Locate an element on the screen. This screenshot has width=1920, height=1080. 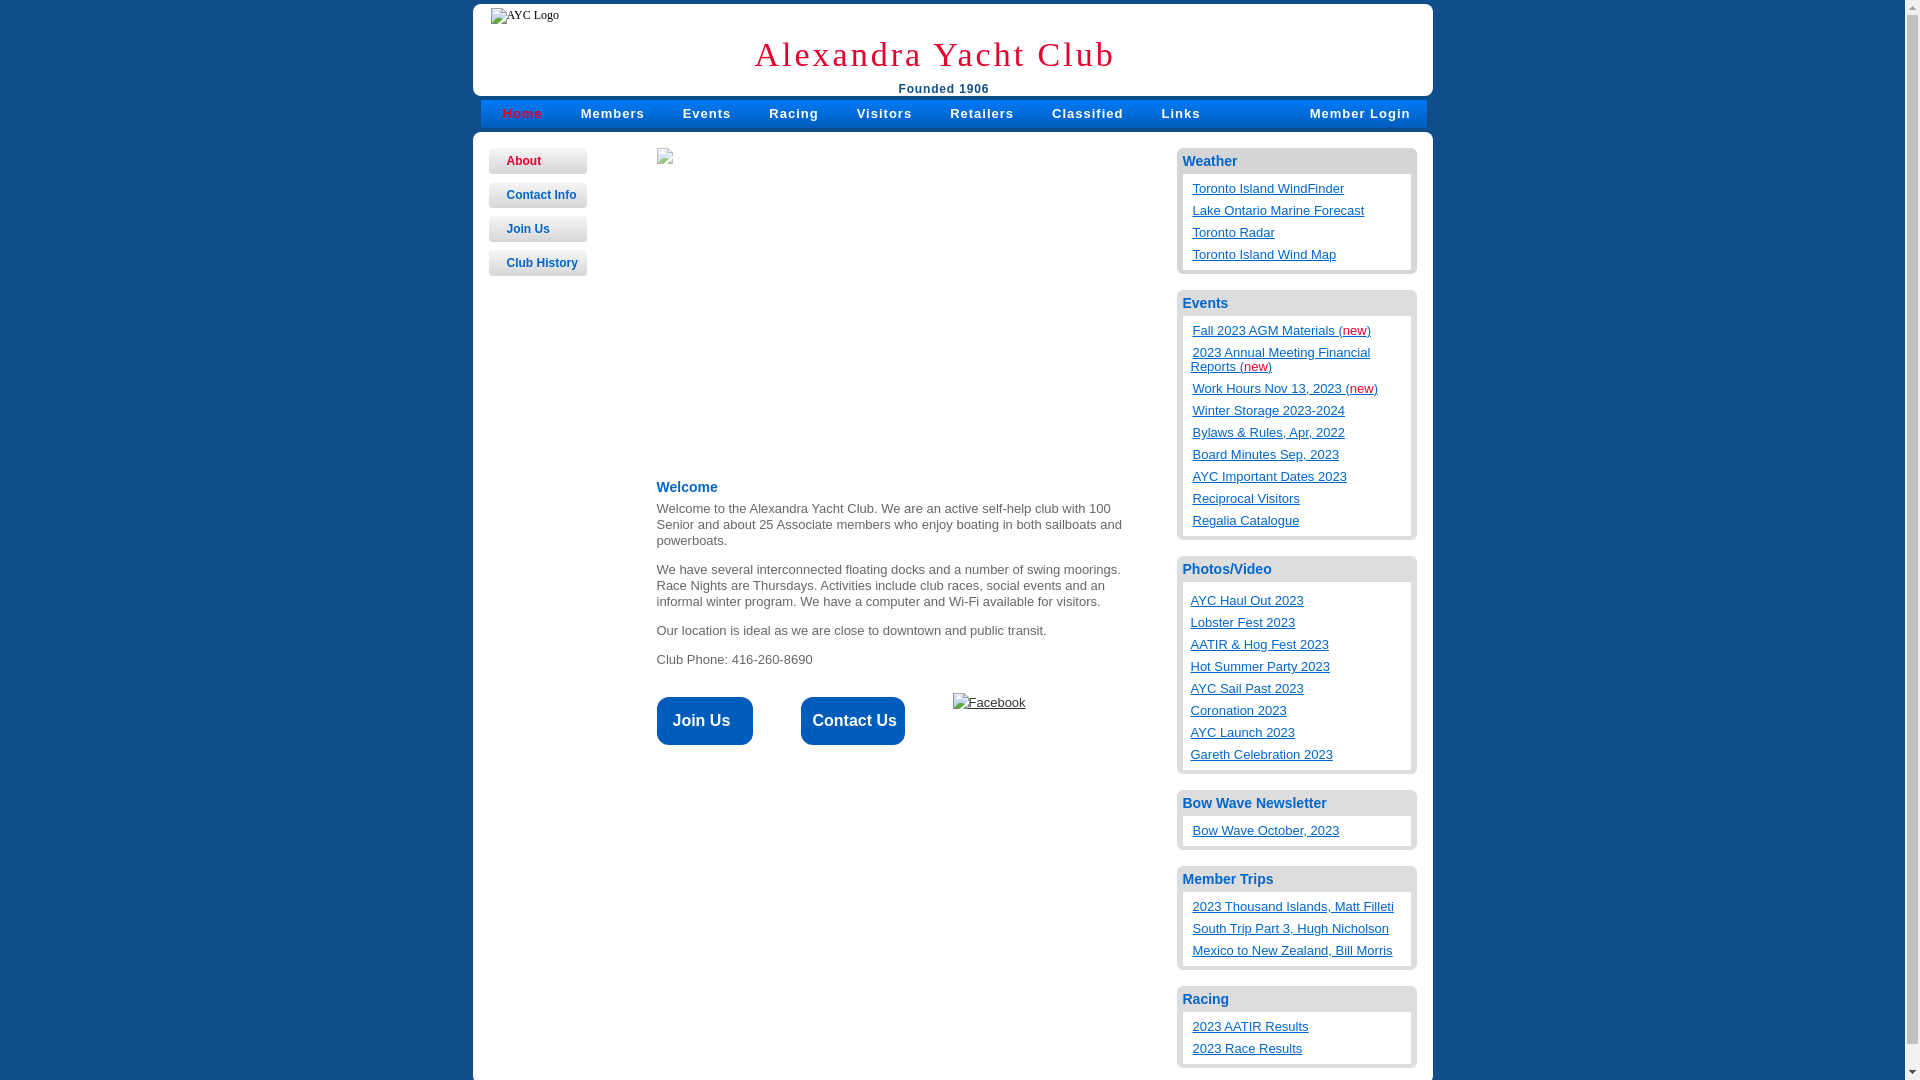
'Board Minutes Sep, 2023' is located at coordinates (1300, 451).